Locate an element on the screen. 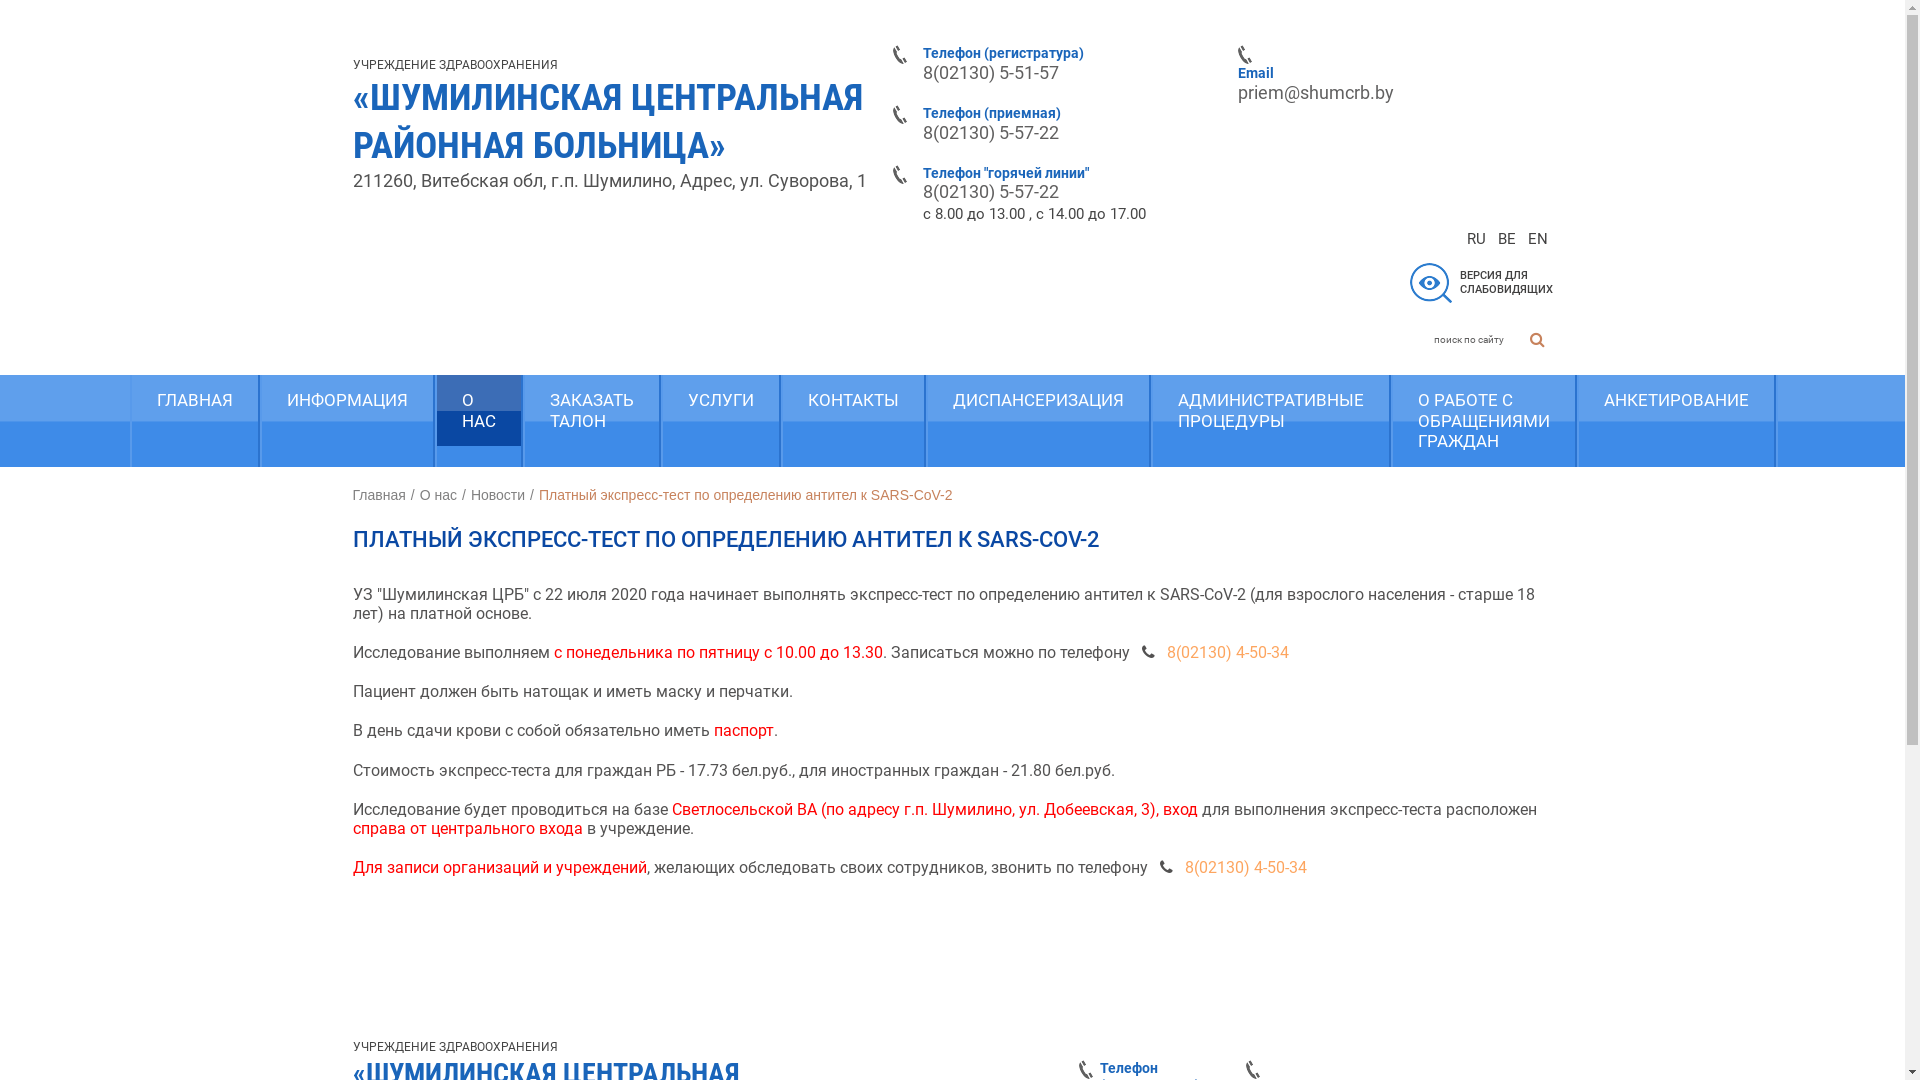  'EN' is located at coordinates (1535, 238).